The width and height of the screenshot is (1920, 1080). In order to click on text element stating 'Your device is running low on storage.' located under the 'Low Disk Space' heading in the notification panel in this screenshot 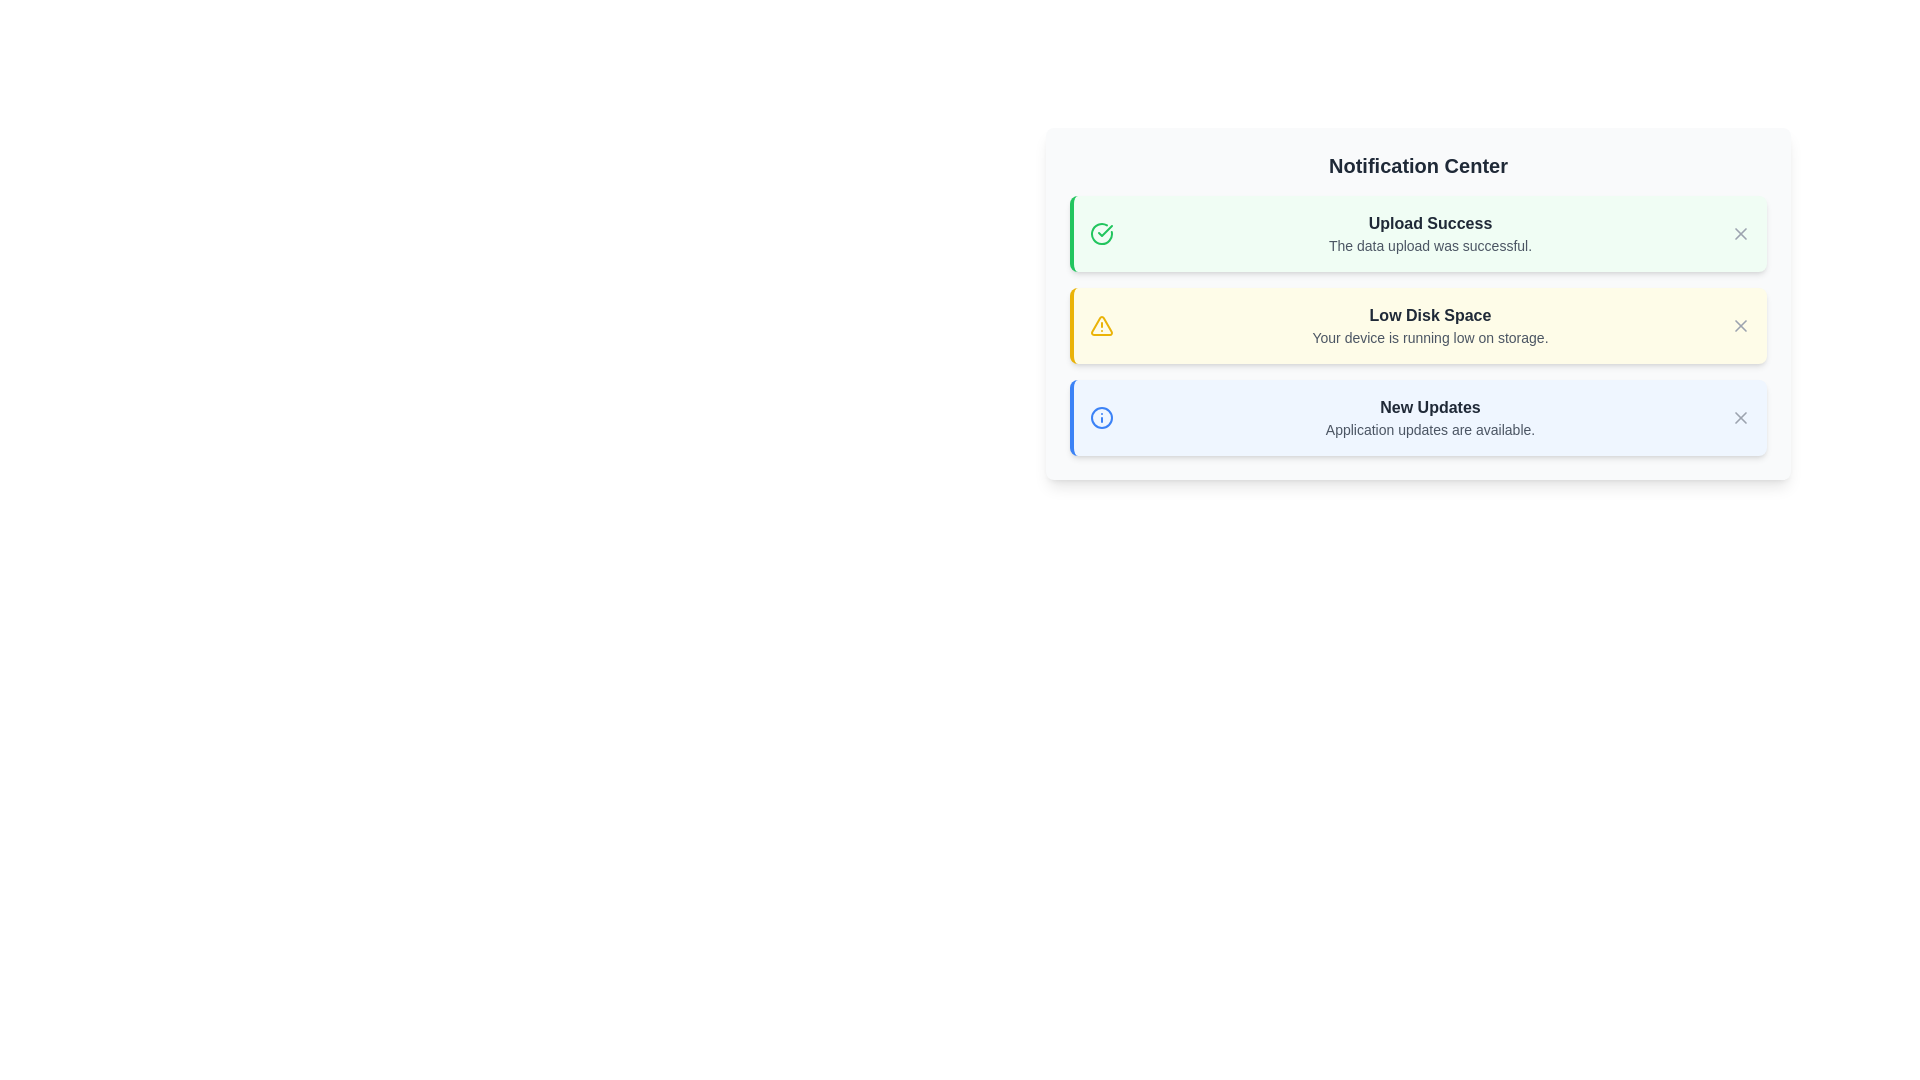, I will do `click(1429, 337)`.